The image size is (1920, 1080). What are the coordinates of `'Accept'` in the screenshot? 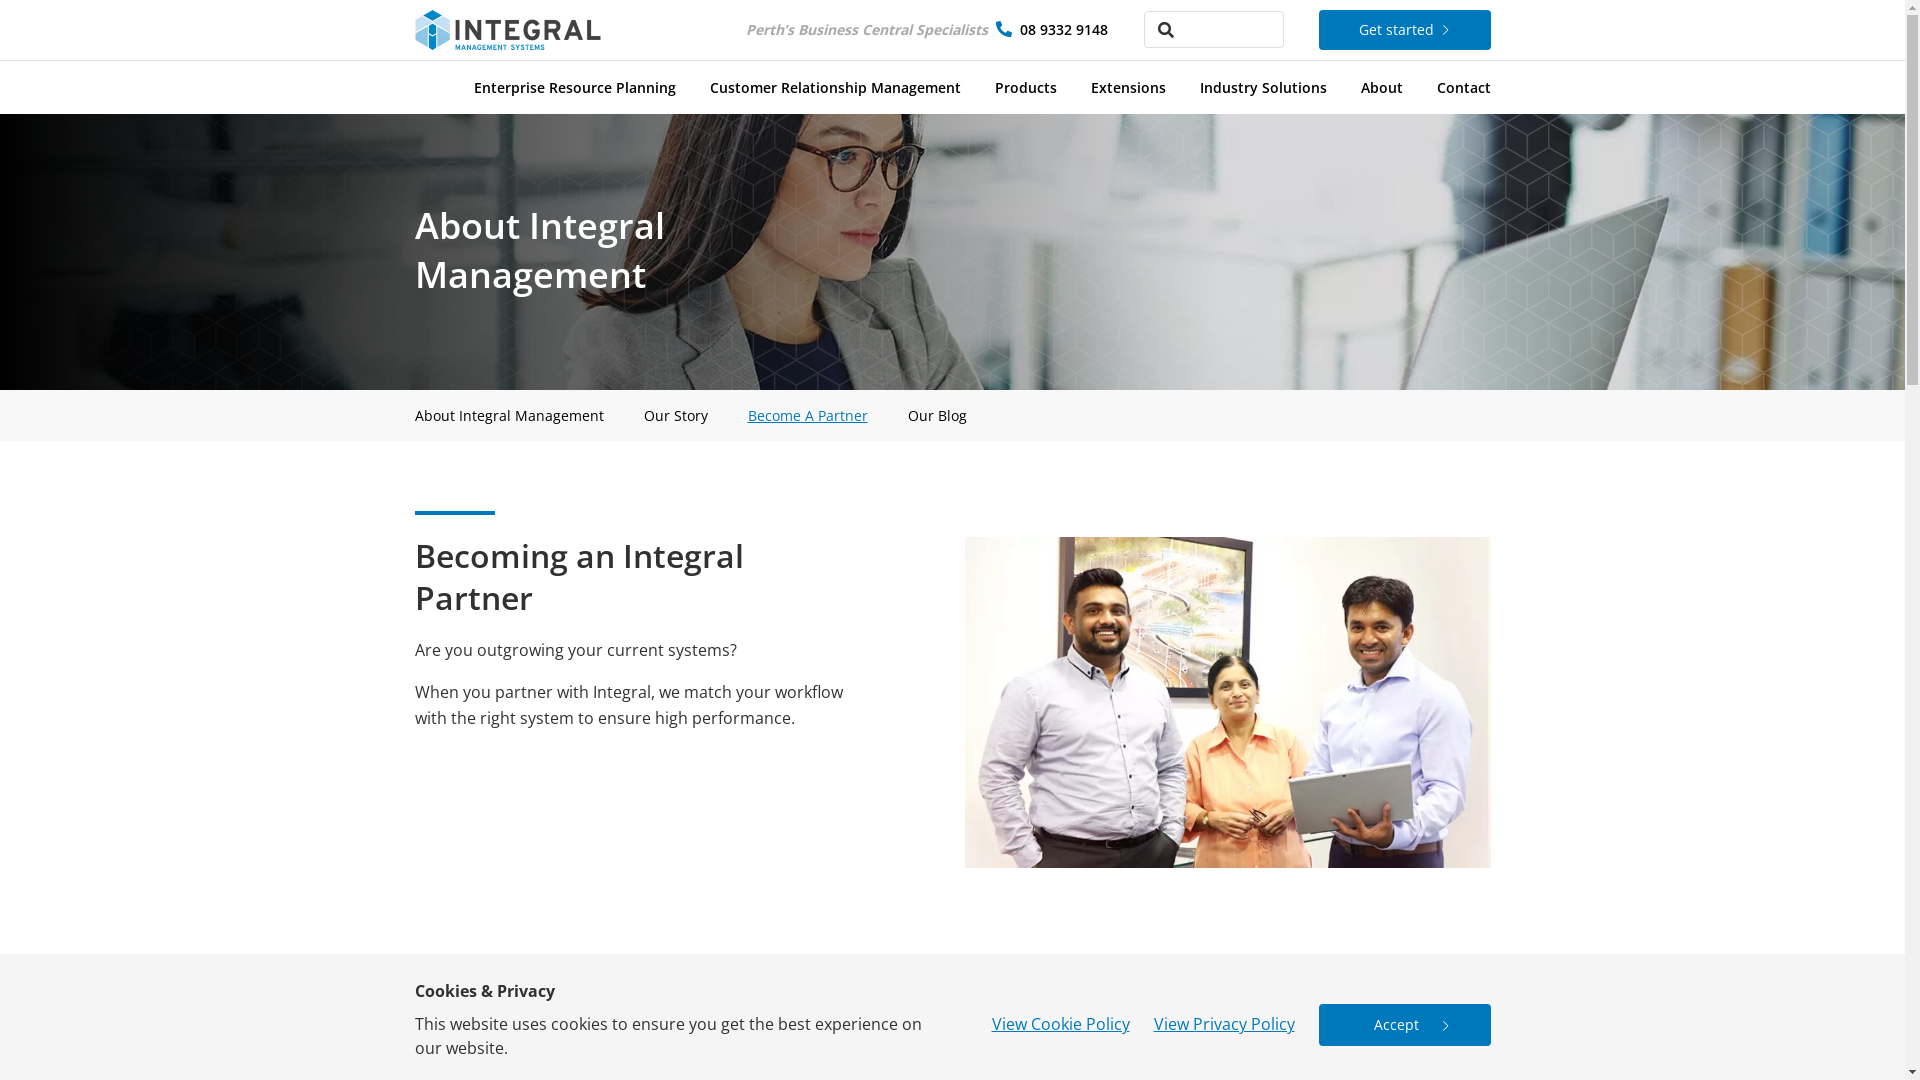 It's located at (1402, 1025).